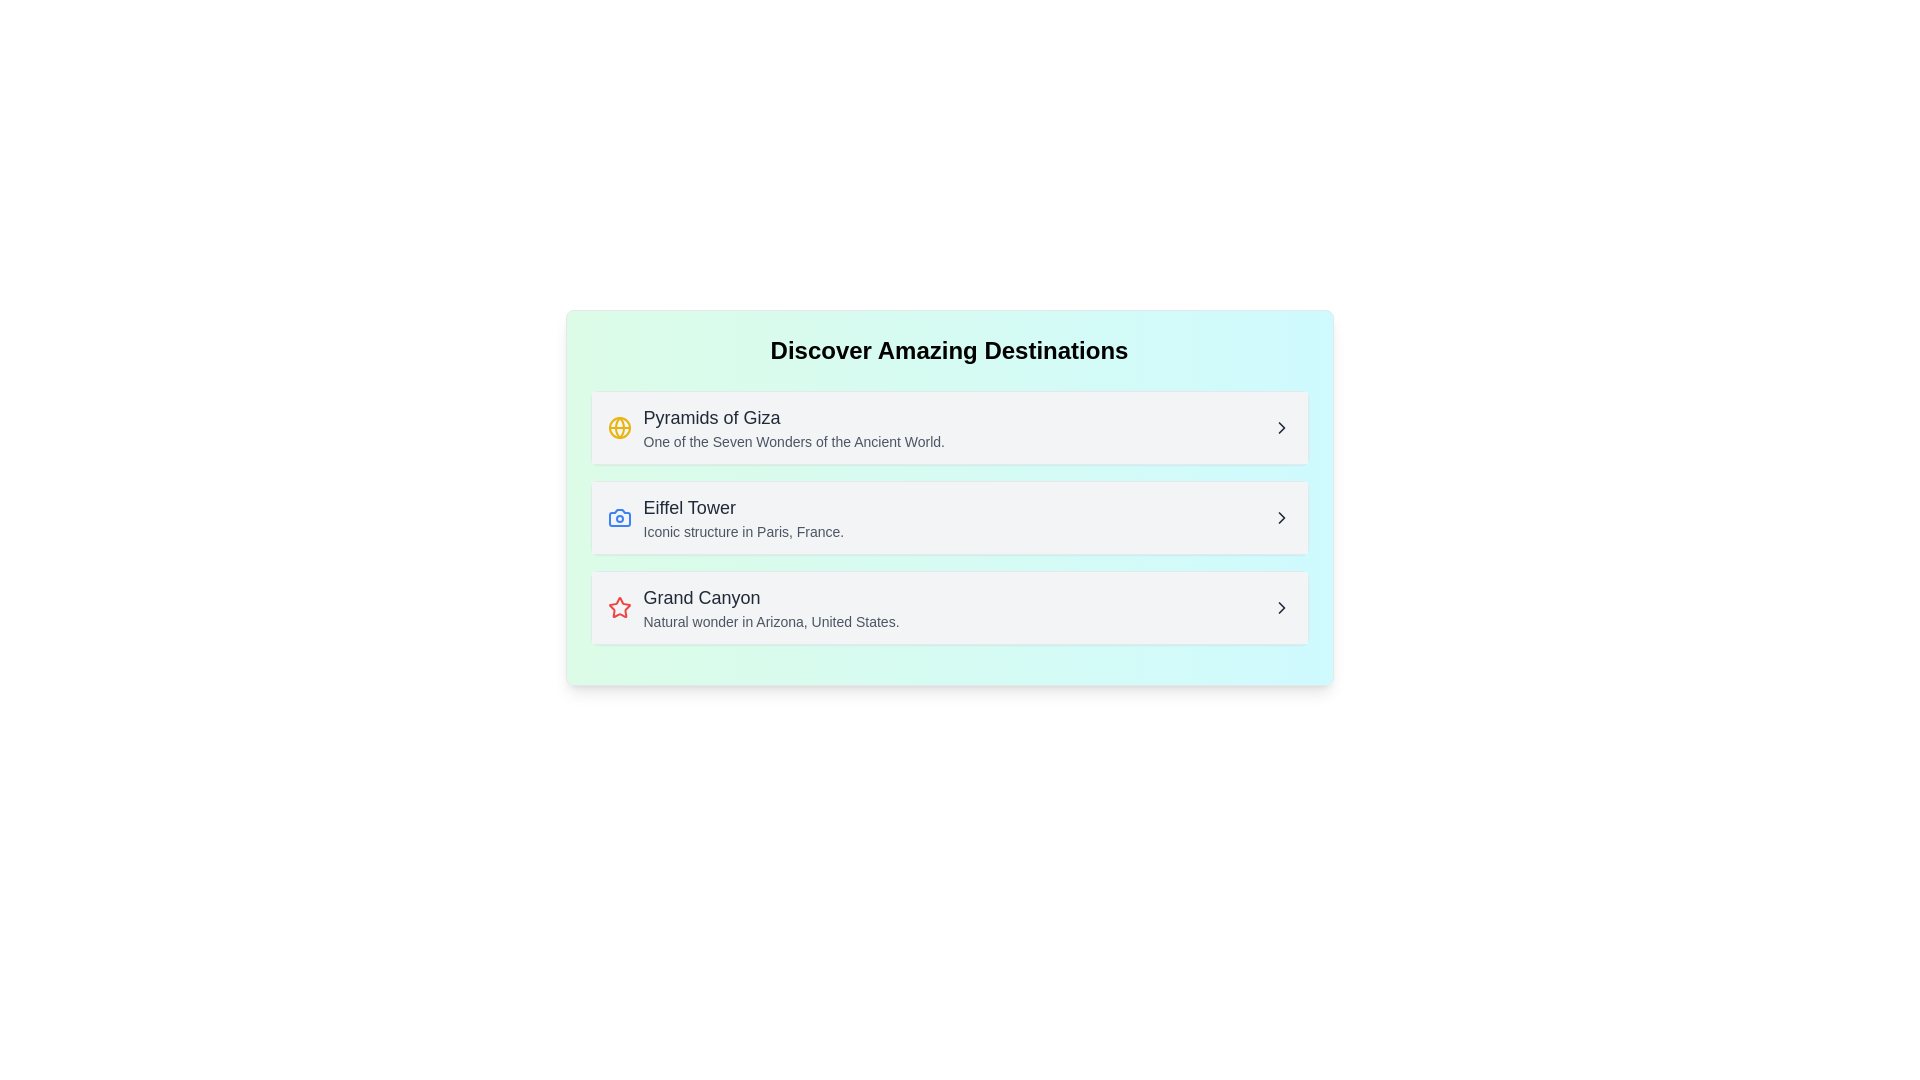 The height and width of the screenshot is (1080, 1920). I want to click on the list item titled 'Eiffel Tower' which features a blue camera icon, so click(724, 516).